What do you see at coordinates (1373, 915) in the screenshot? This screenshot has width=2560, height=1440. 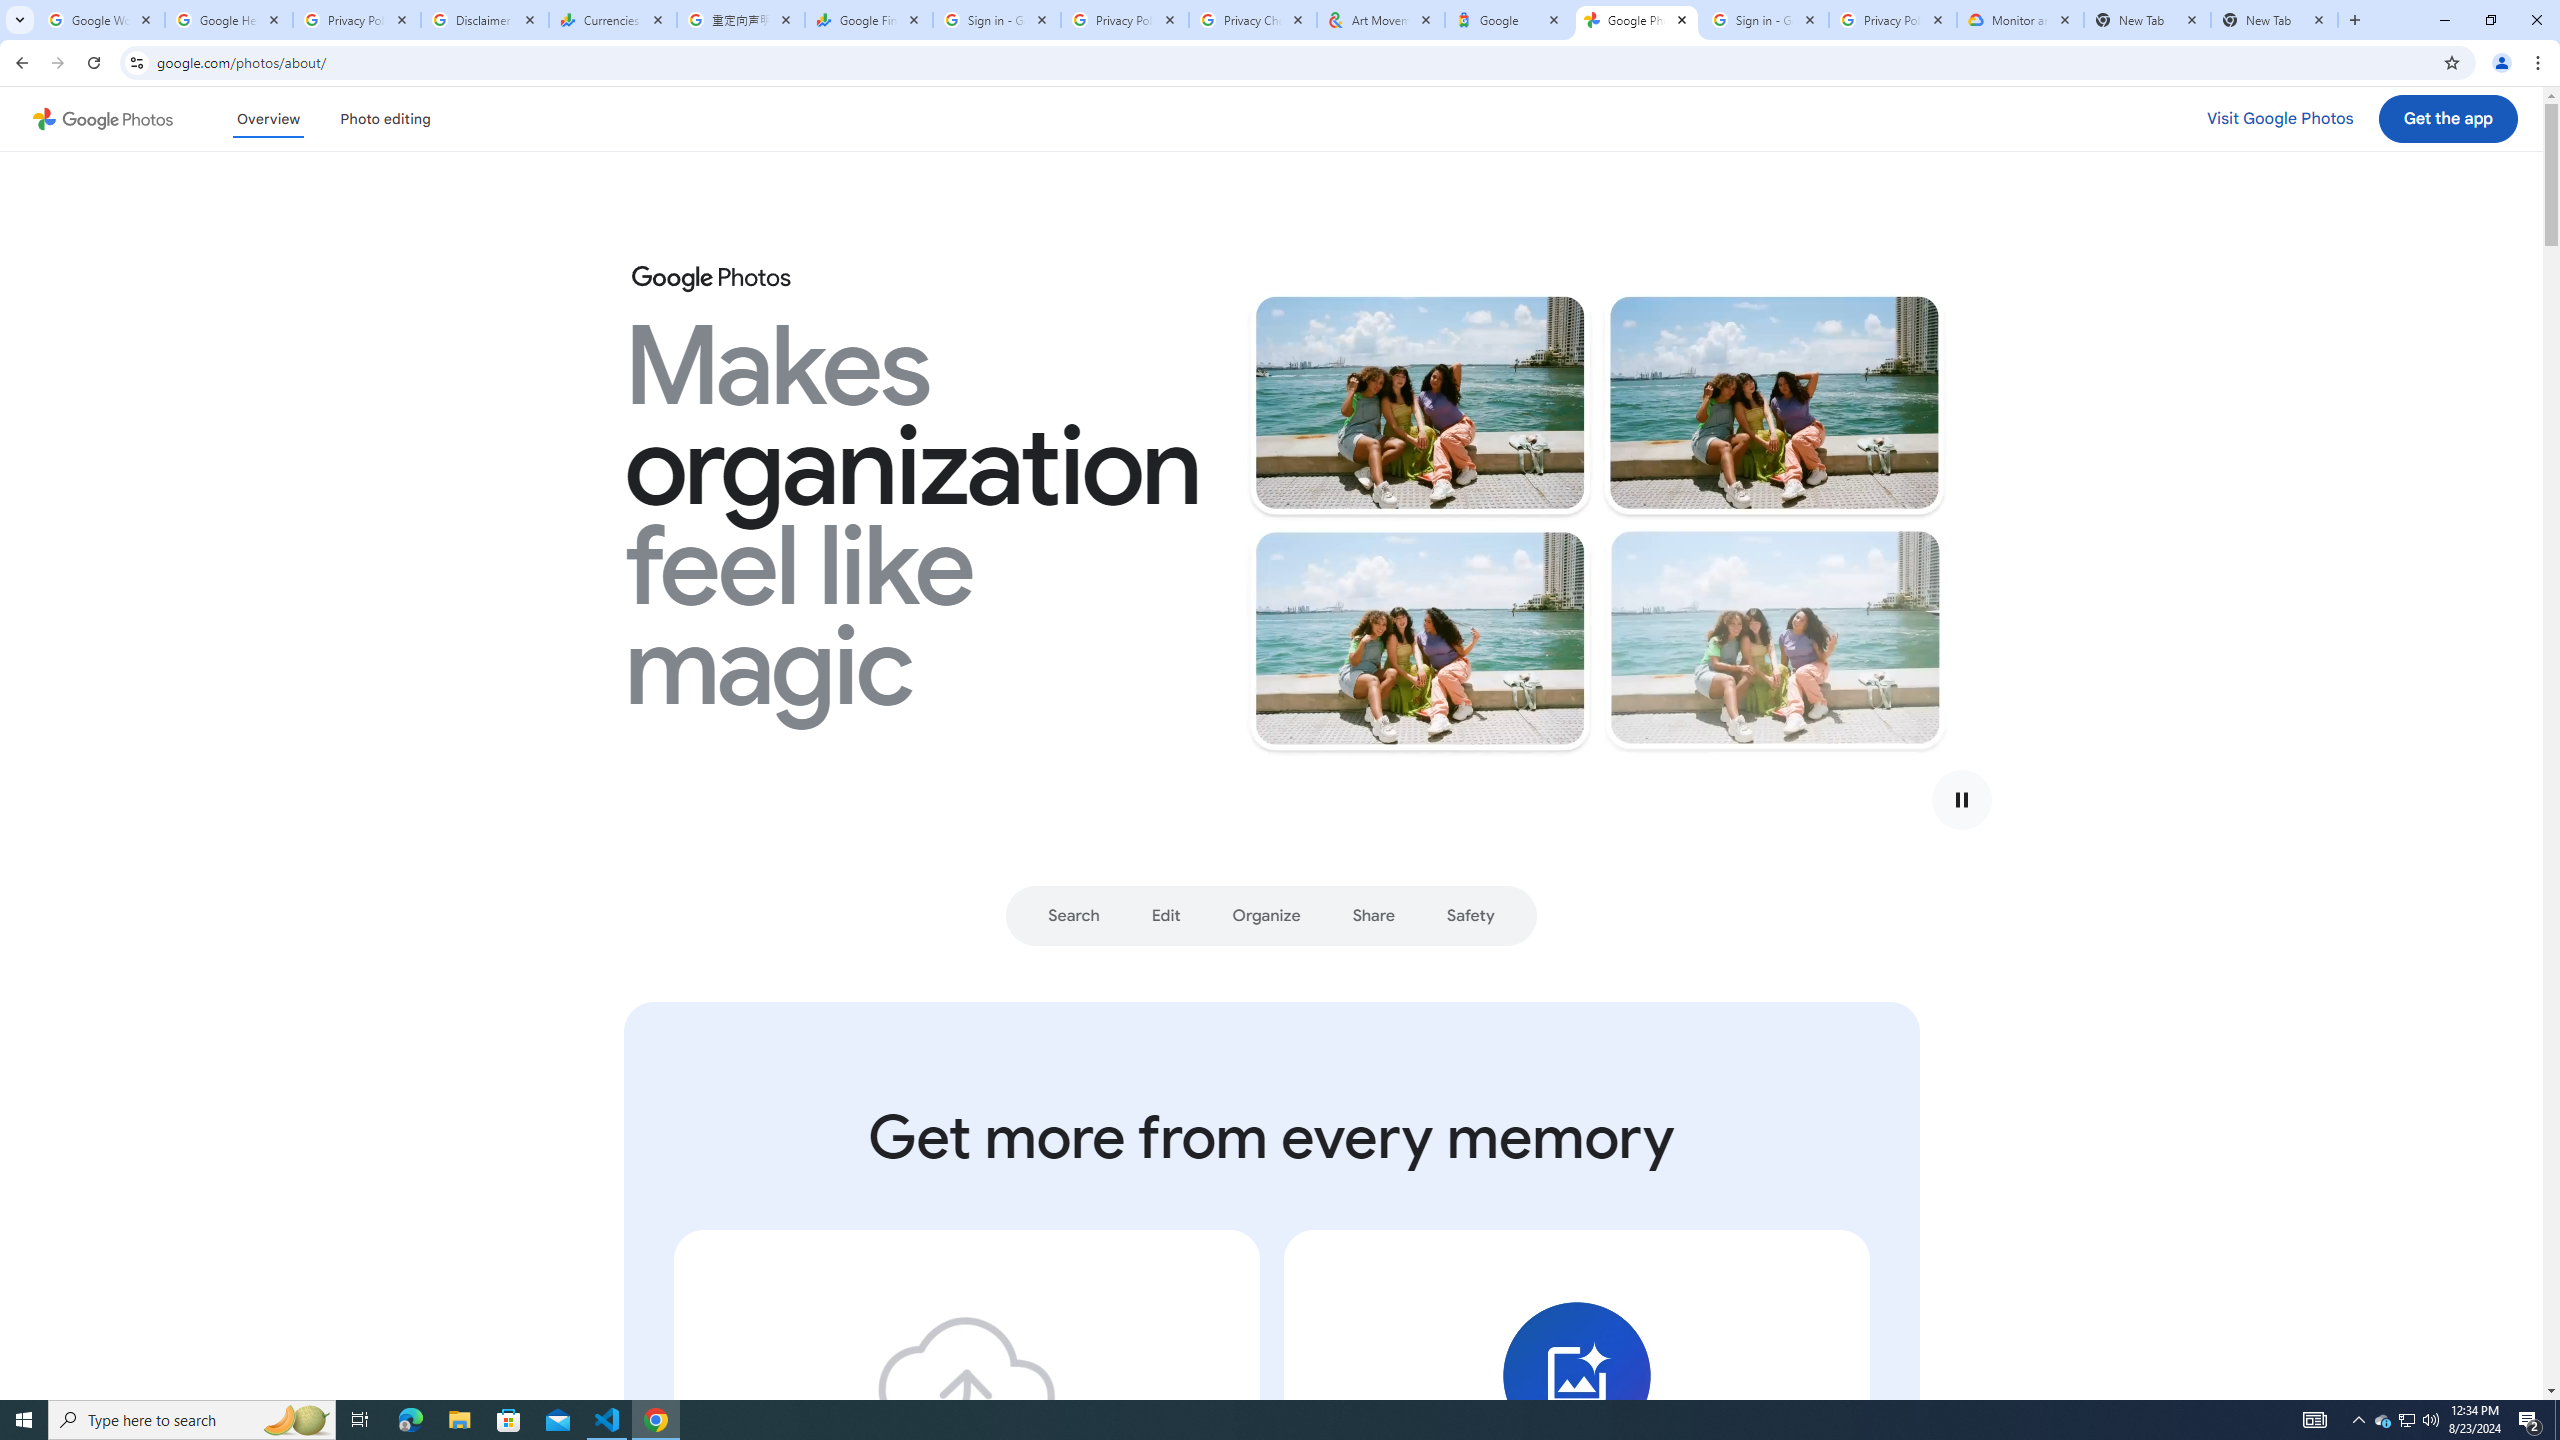 I see `'Go to section: Share'` at bounding box center [1373, 915].